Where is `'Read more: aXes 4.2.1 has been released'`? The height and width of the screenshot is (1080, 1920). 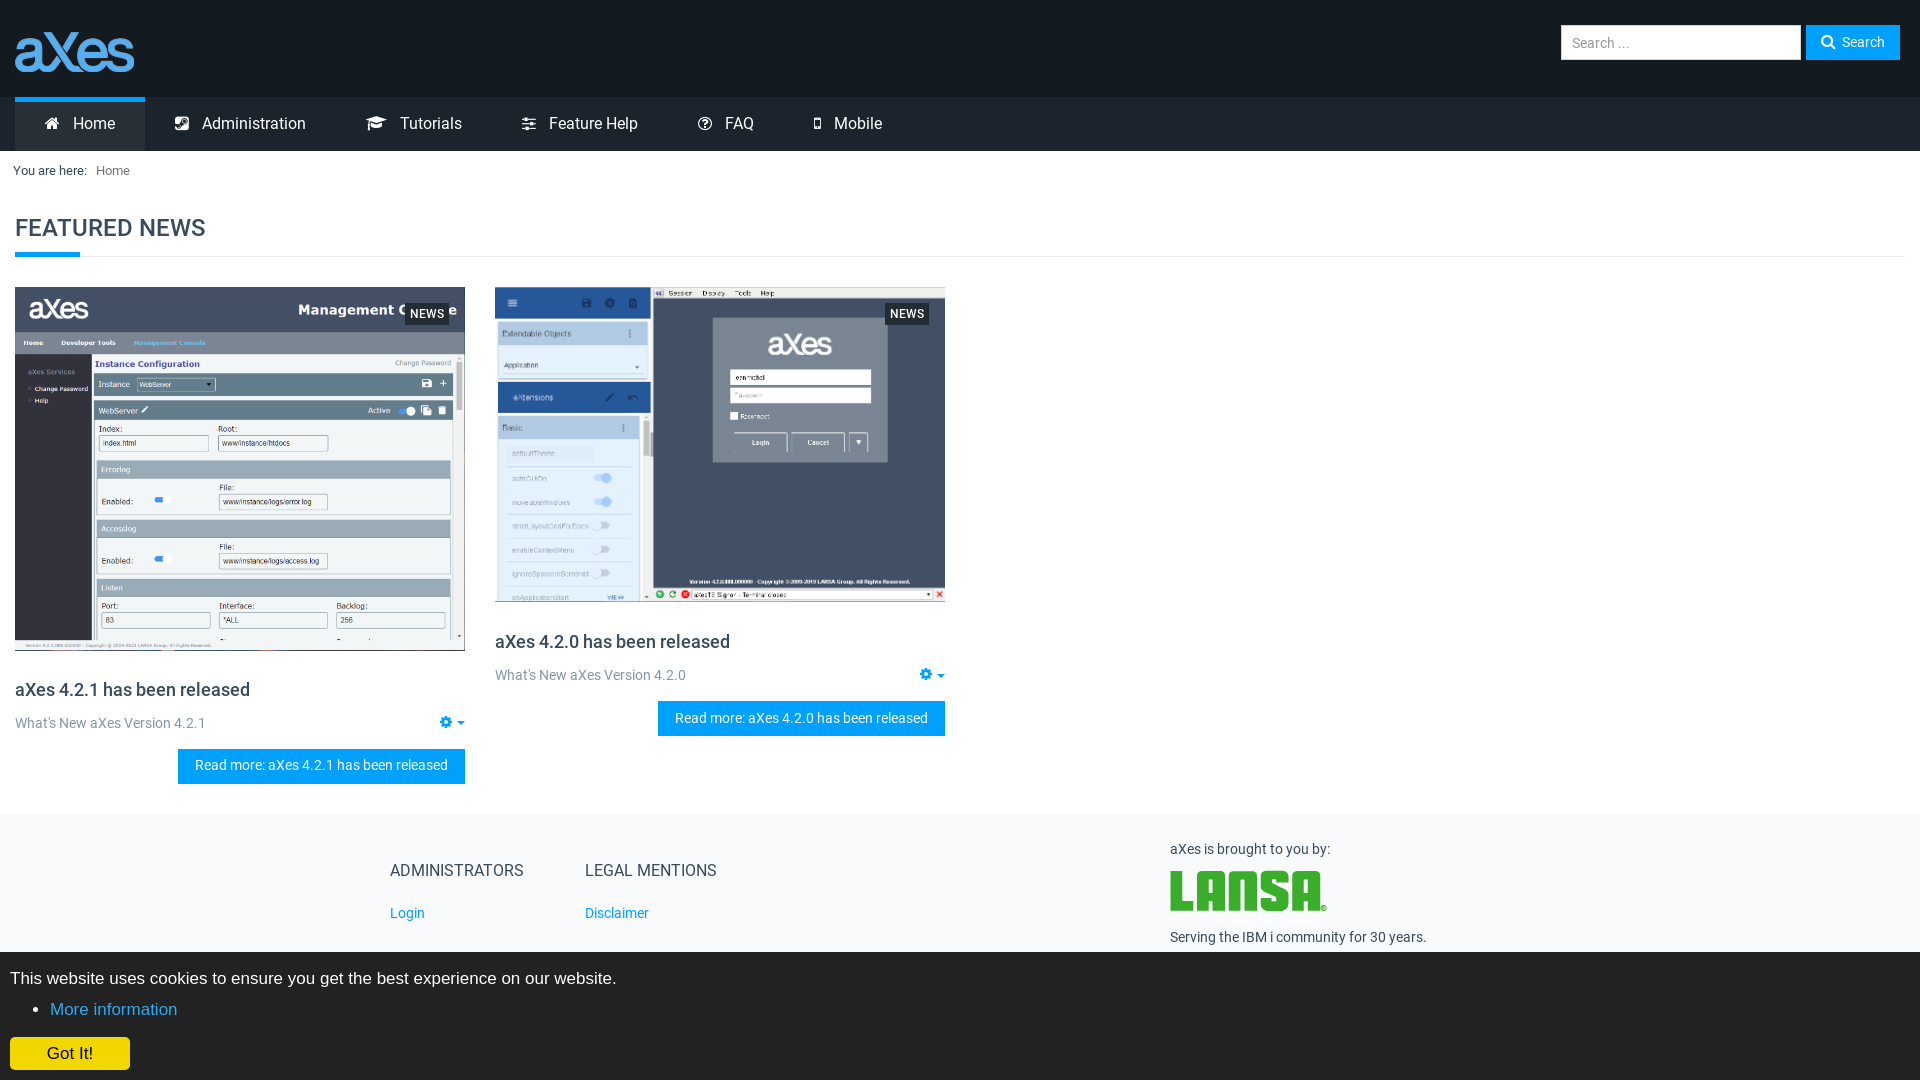
'Read more: aXes 4.2.1 has been released' is located at coordinates (177, 765).